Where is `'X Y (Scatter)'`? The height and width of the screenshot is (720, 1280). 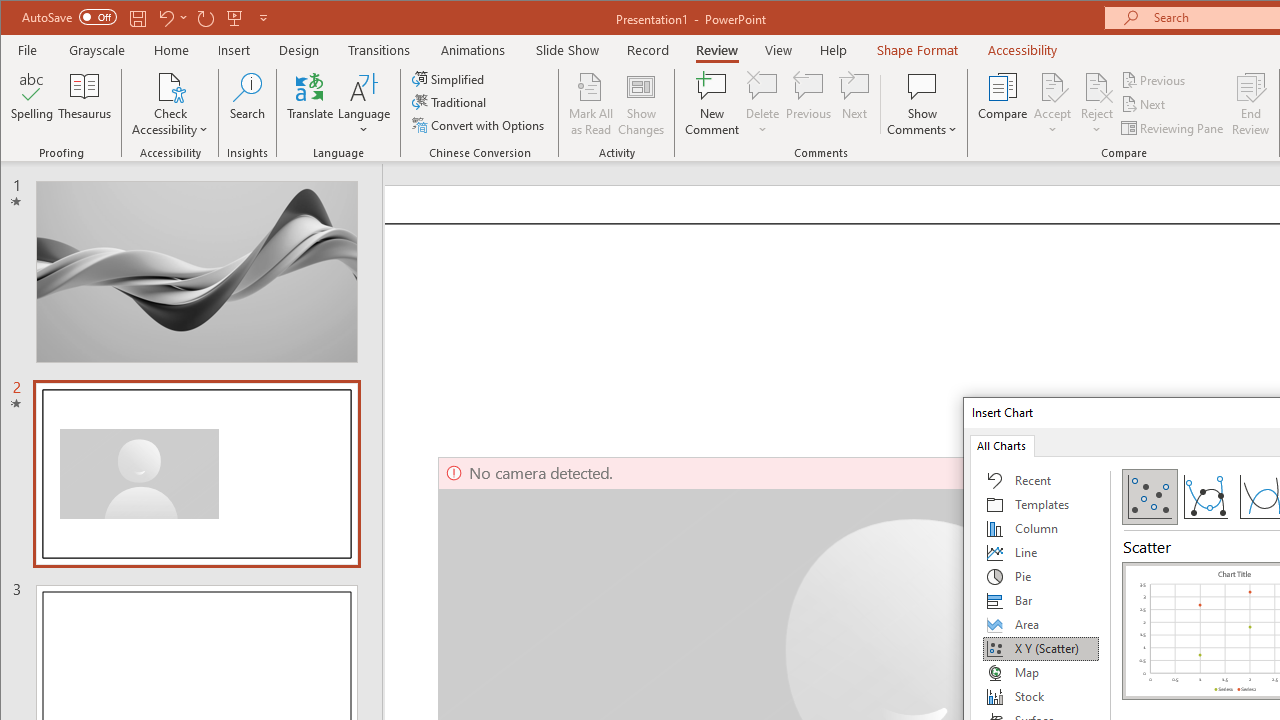 'X Y (Scatter)' is located at coordinates (1040, 649).